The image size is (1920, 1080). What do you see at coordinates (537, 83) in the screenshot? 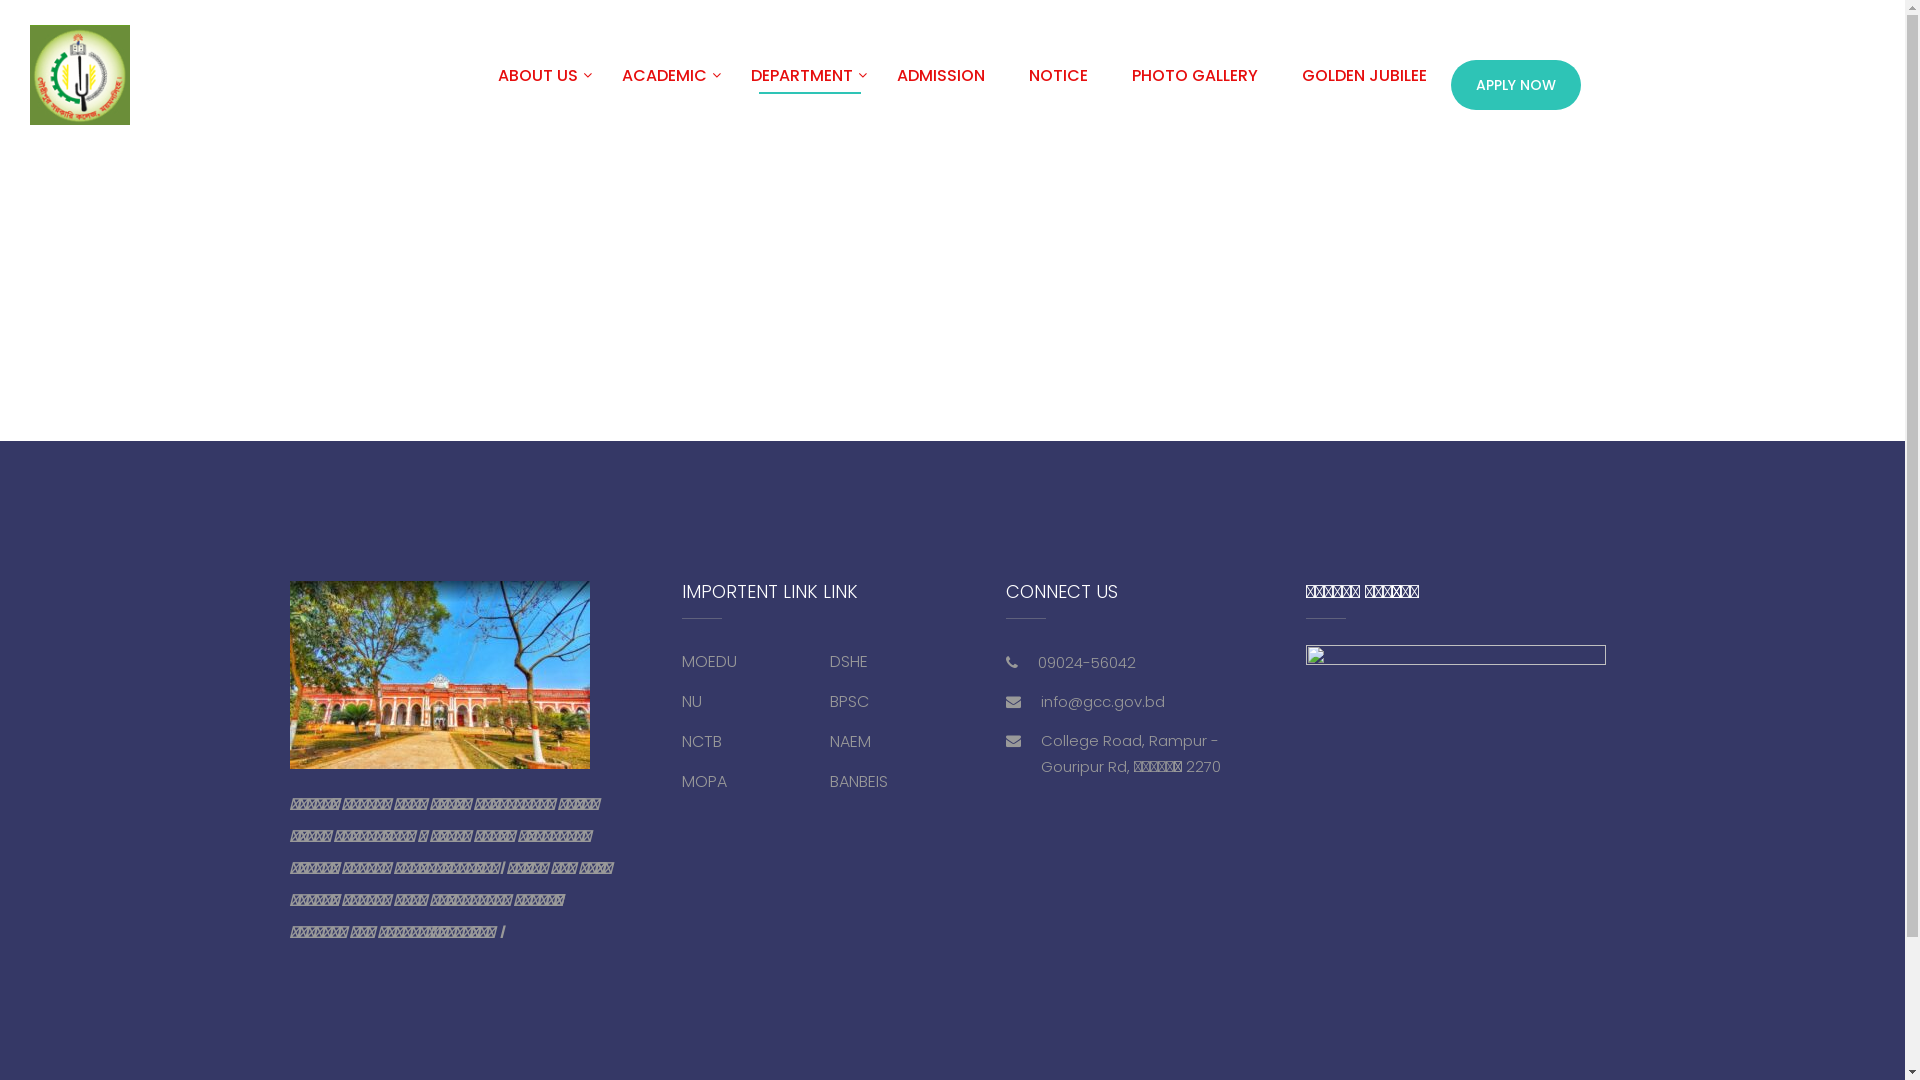
I see `'ABOUT US'` at bounding box center [537, 83].